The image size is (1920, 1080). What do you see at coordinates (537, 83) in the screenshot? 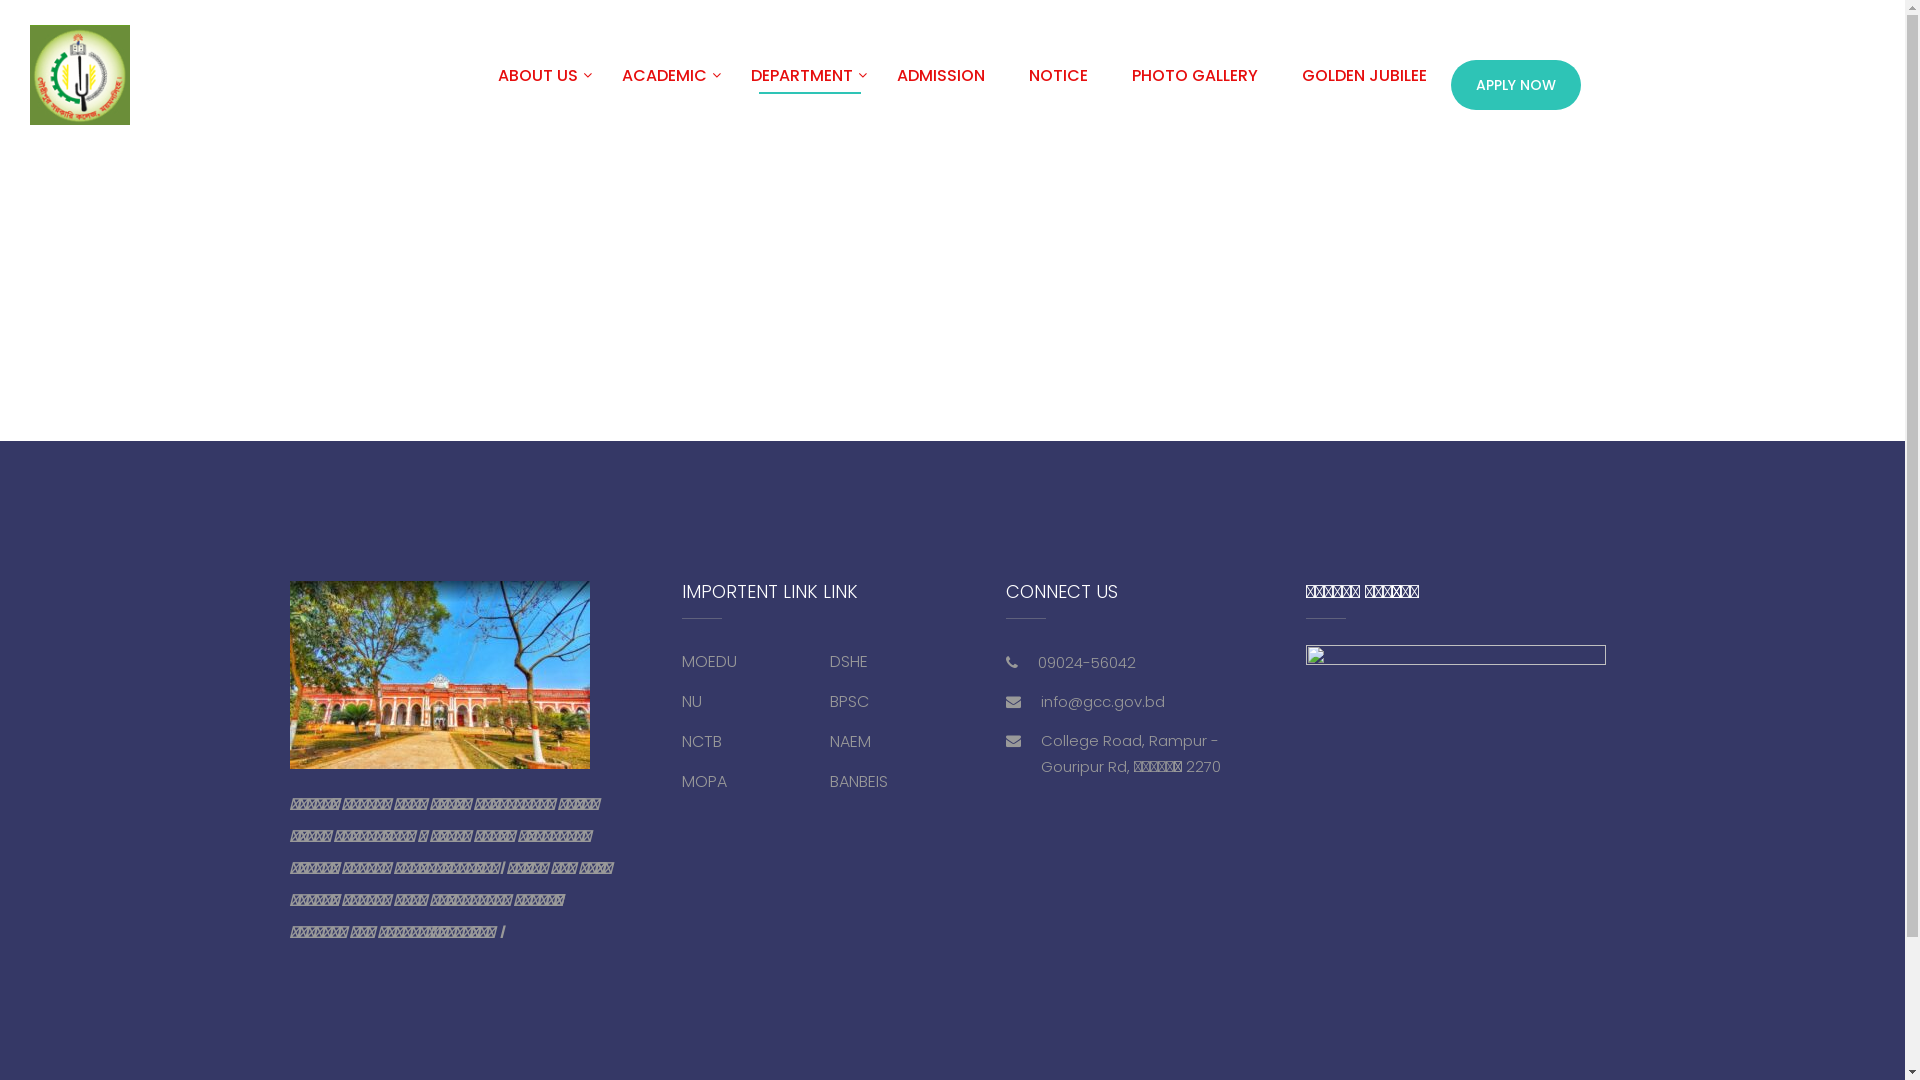
I see `'ABOUT US'` at bounding box center [537, 83].